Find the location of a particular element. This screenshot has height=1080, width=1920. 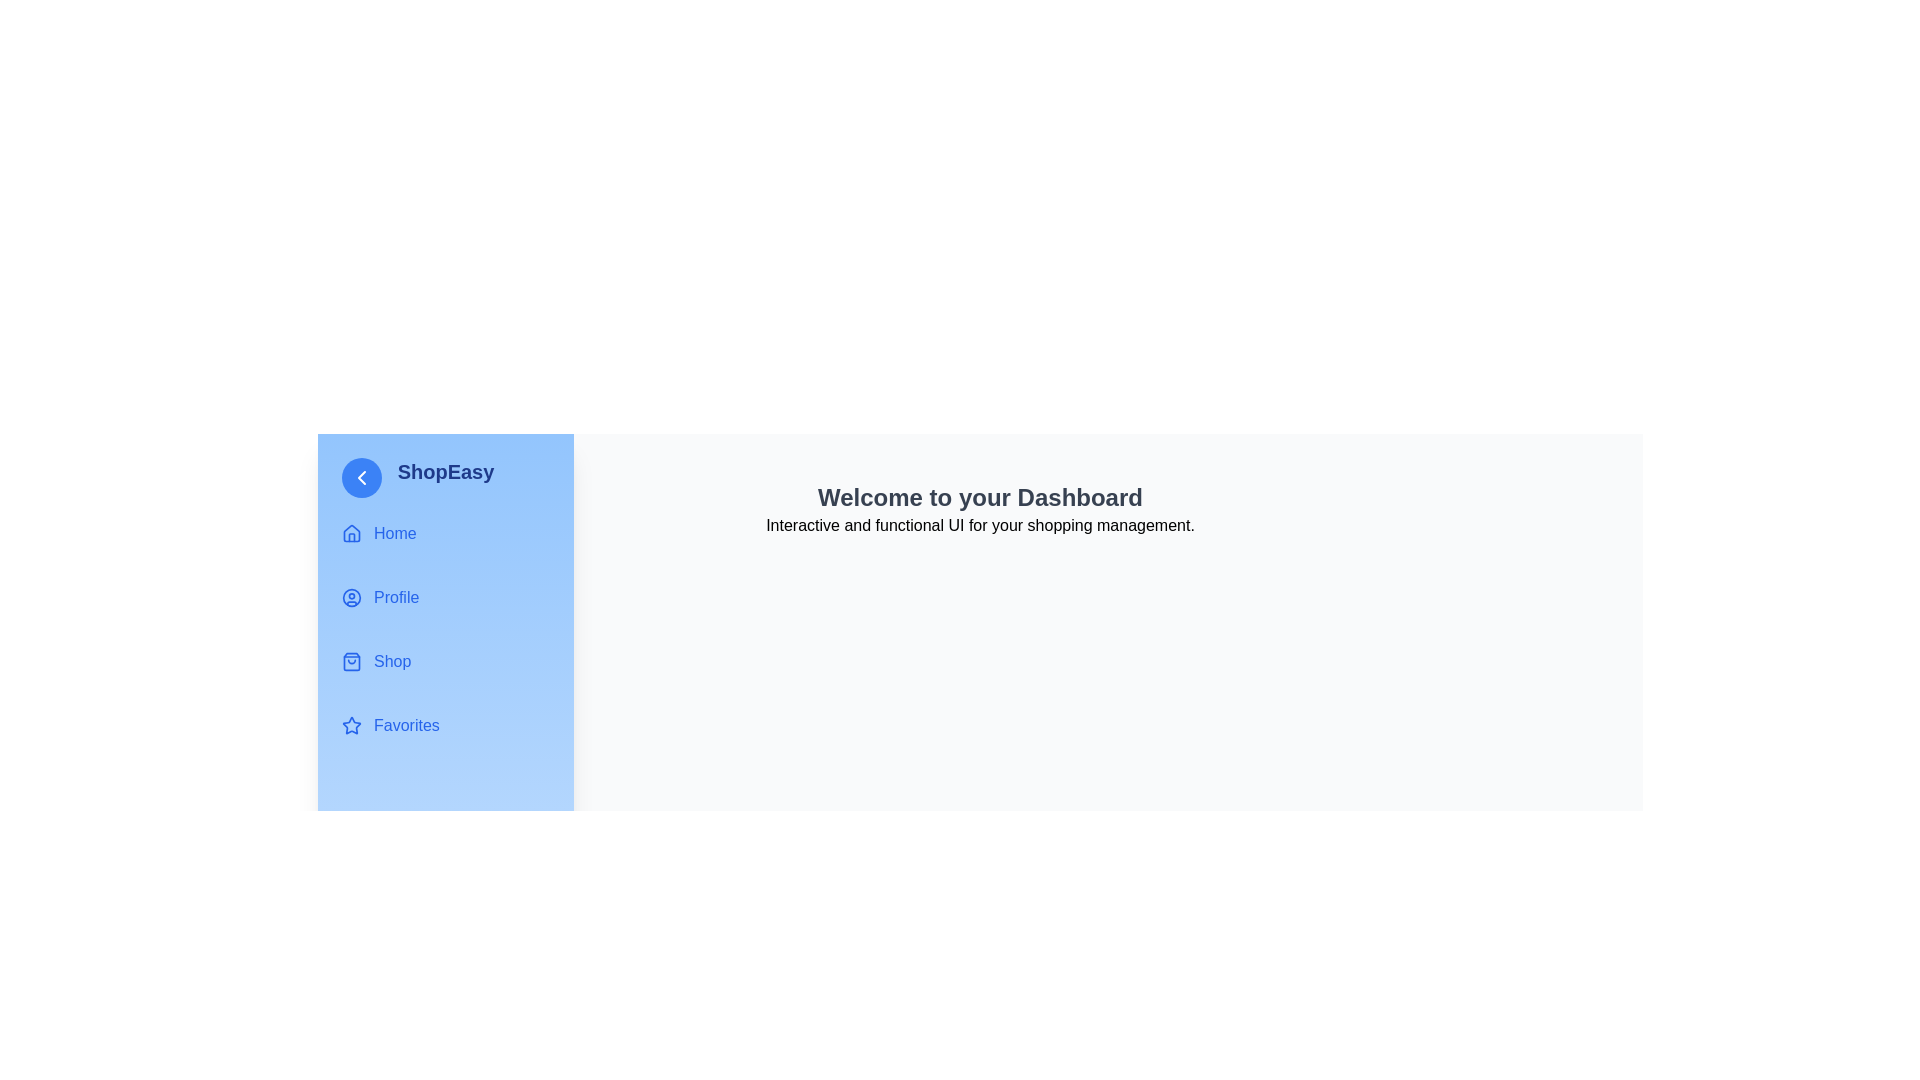

the star-shaped icon representing favorites in the 'Favorites' menu item, located to the left of the text label 'Favorites' is located at coordinates (351, 725).